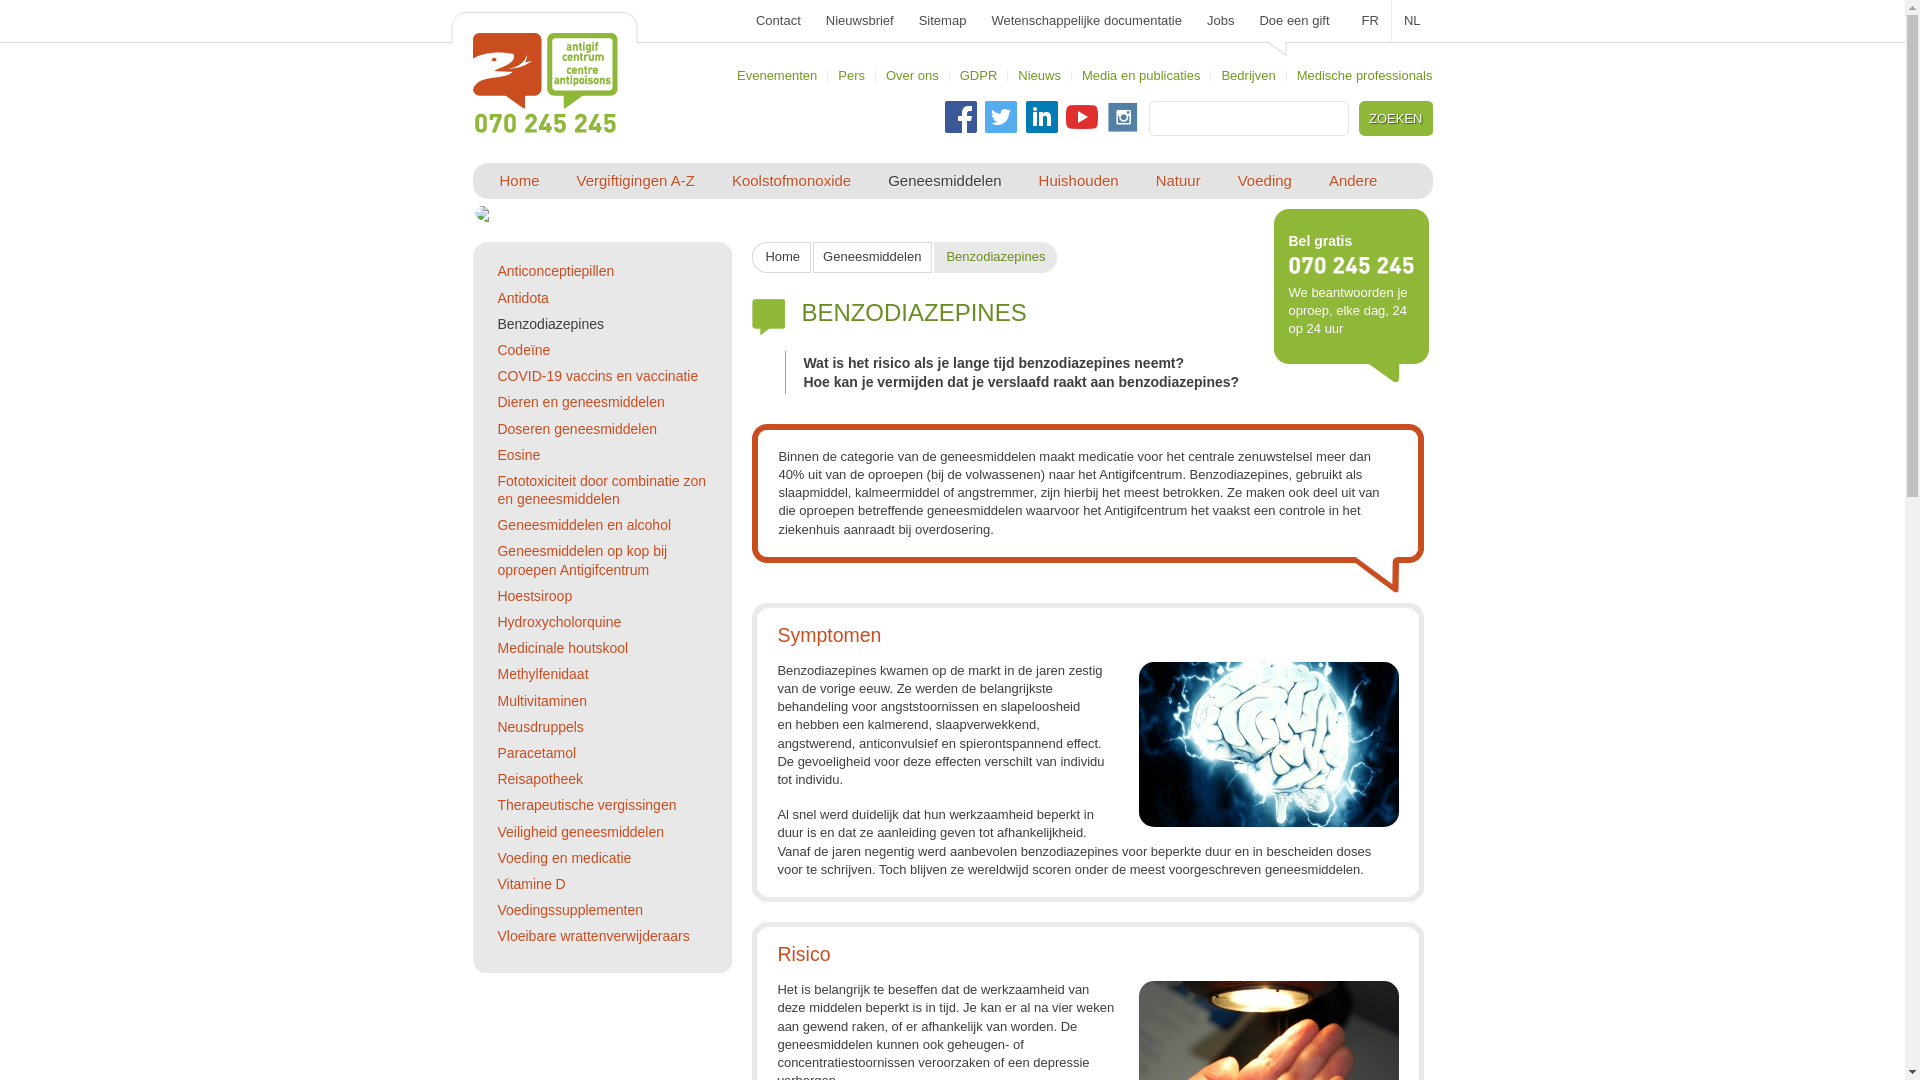 This screenshot has height=1080, width=1920. What do you see at coordinates (1411, 20) in the screenshot?
I see `'NL'` at bounding box center [1411, 20].